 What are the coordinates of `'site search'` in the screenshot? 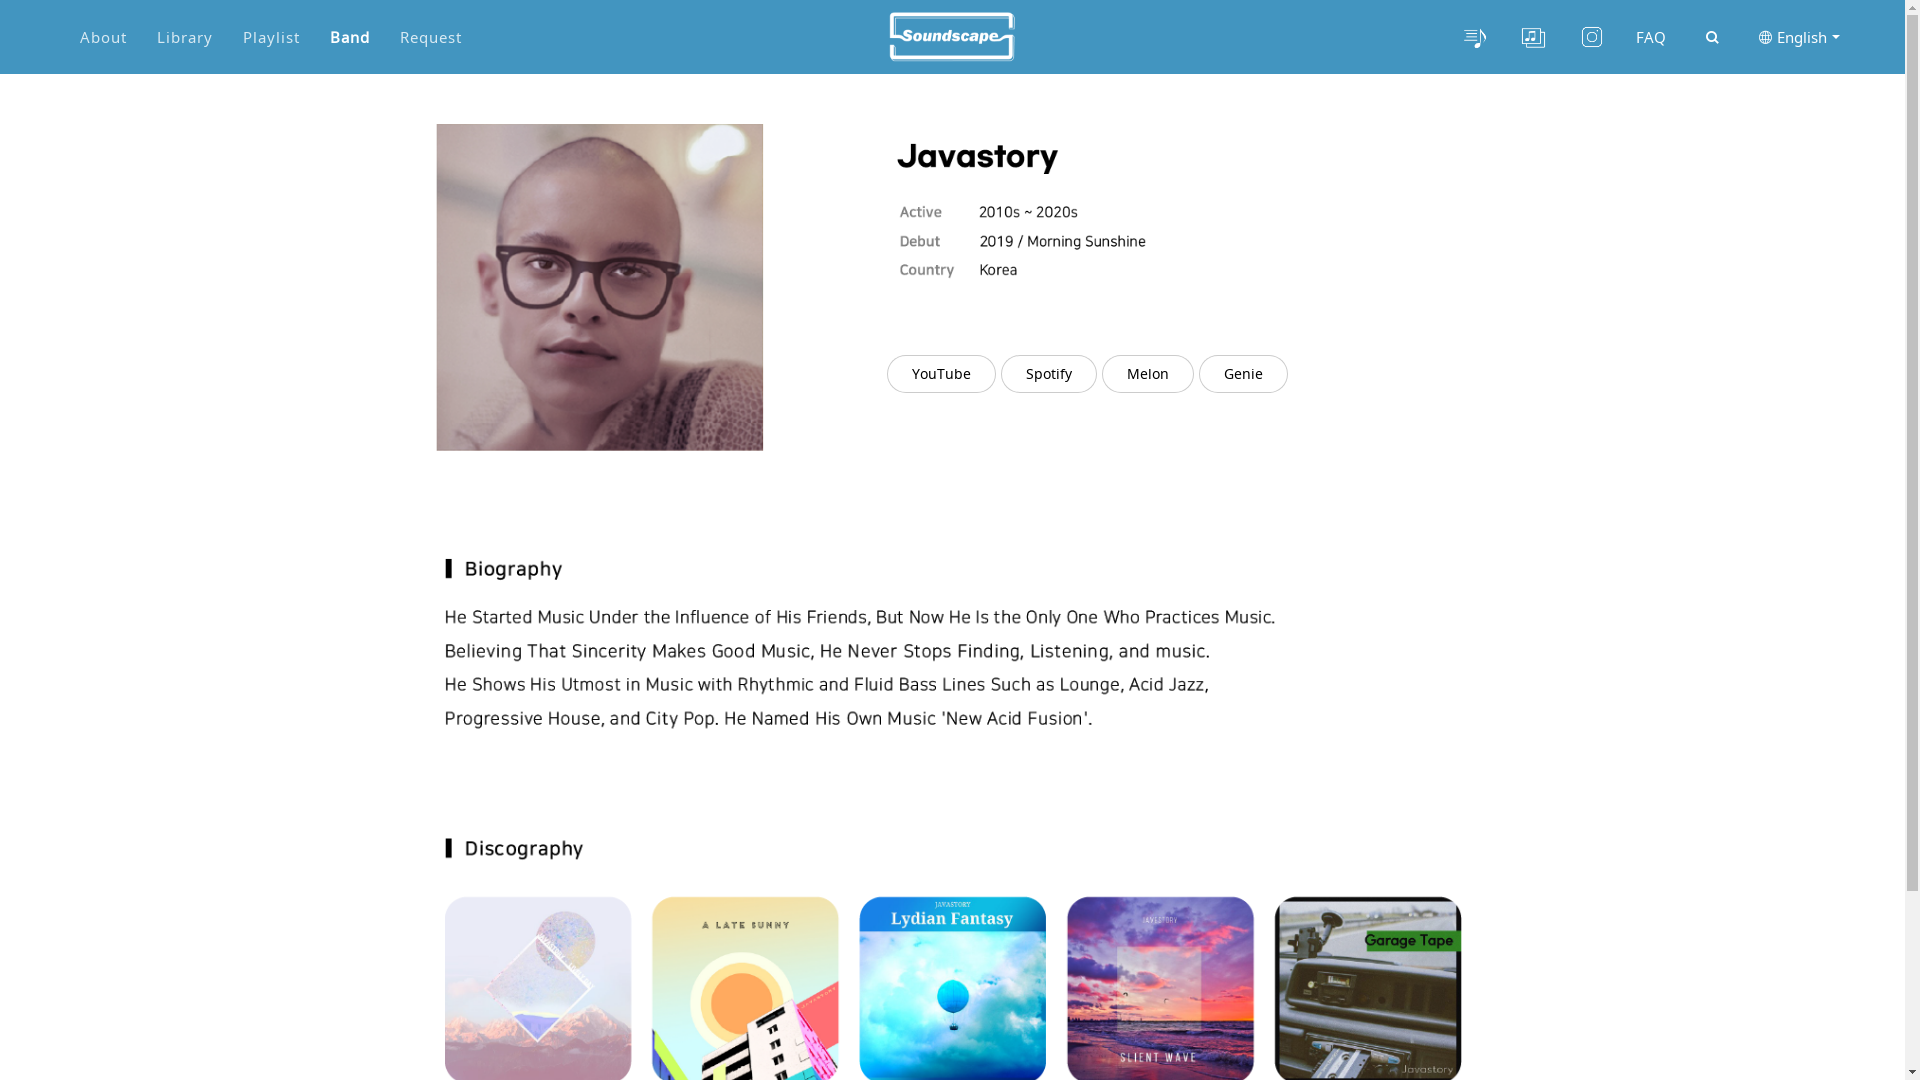 It's located at (1711, 37).